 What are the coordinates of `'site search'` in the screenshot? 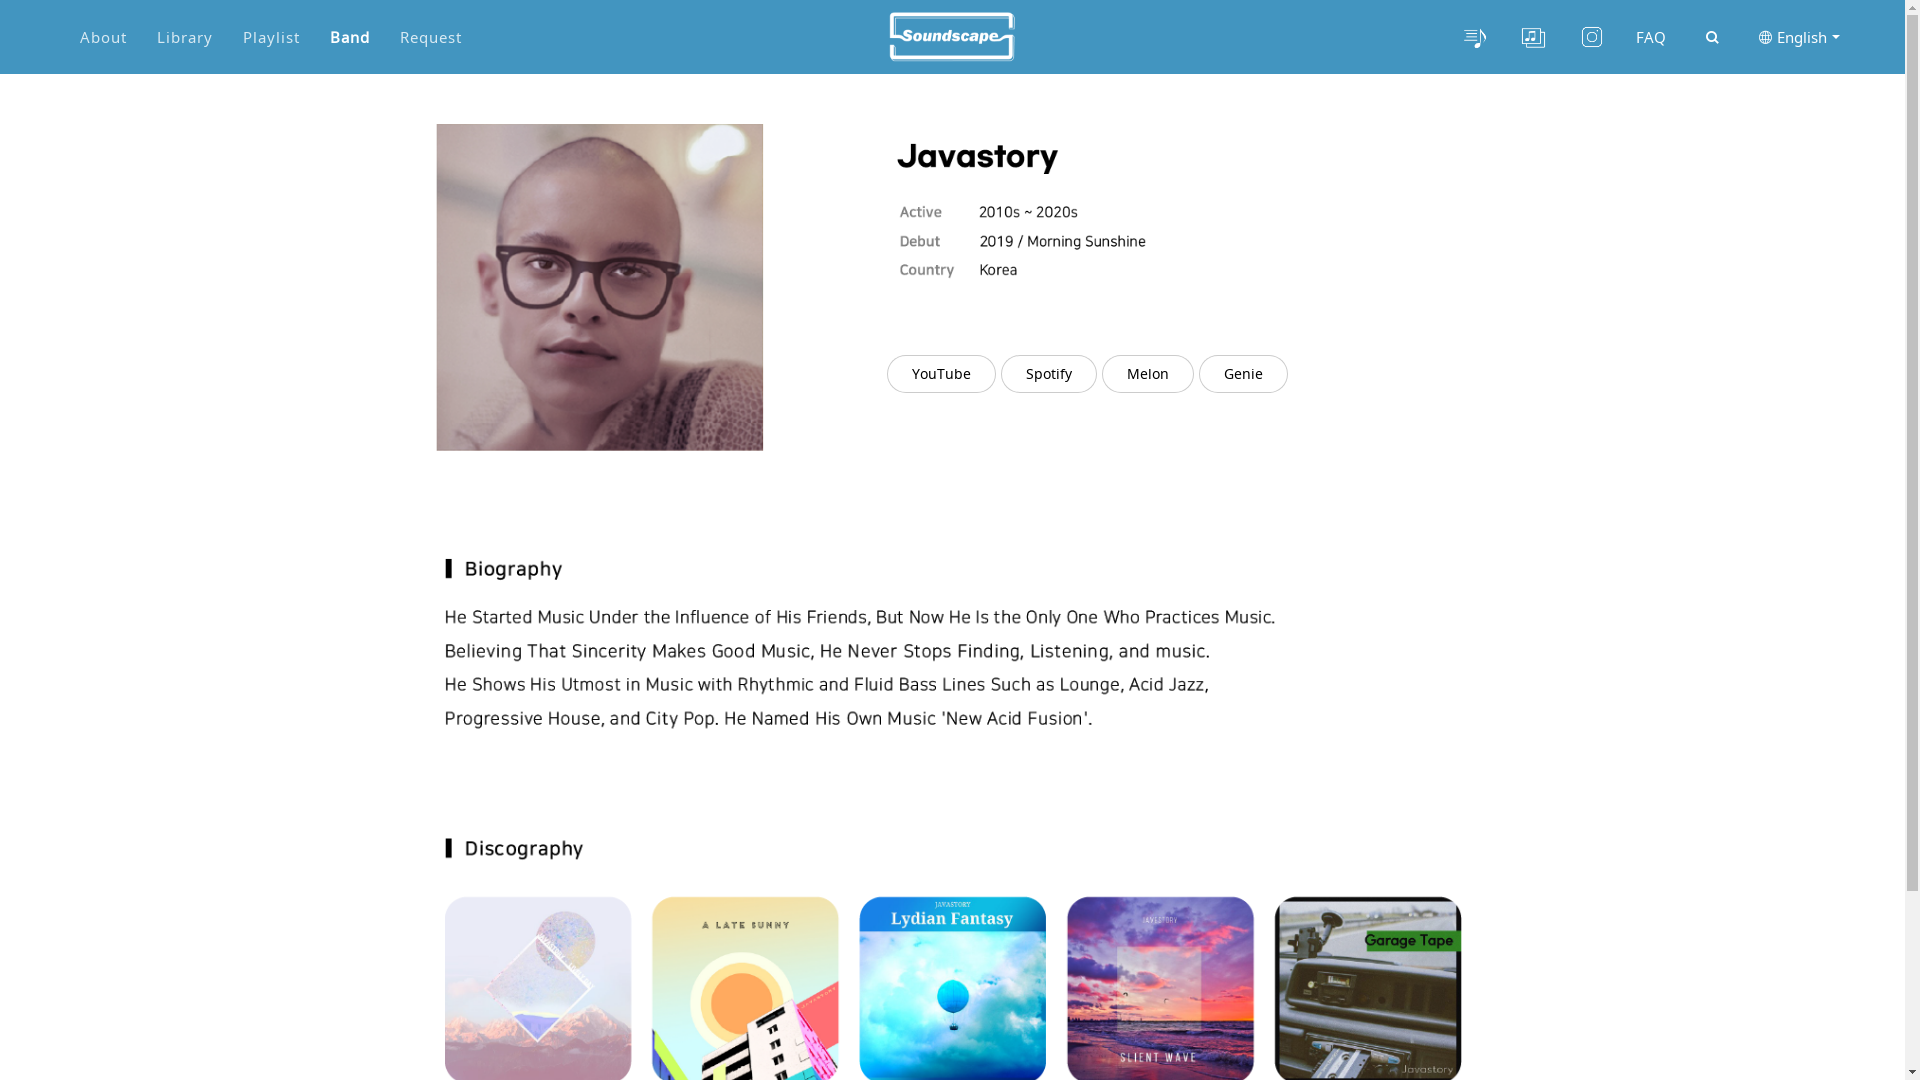 It's located at (1711, 37).